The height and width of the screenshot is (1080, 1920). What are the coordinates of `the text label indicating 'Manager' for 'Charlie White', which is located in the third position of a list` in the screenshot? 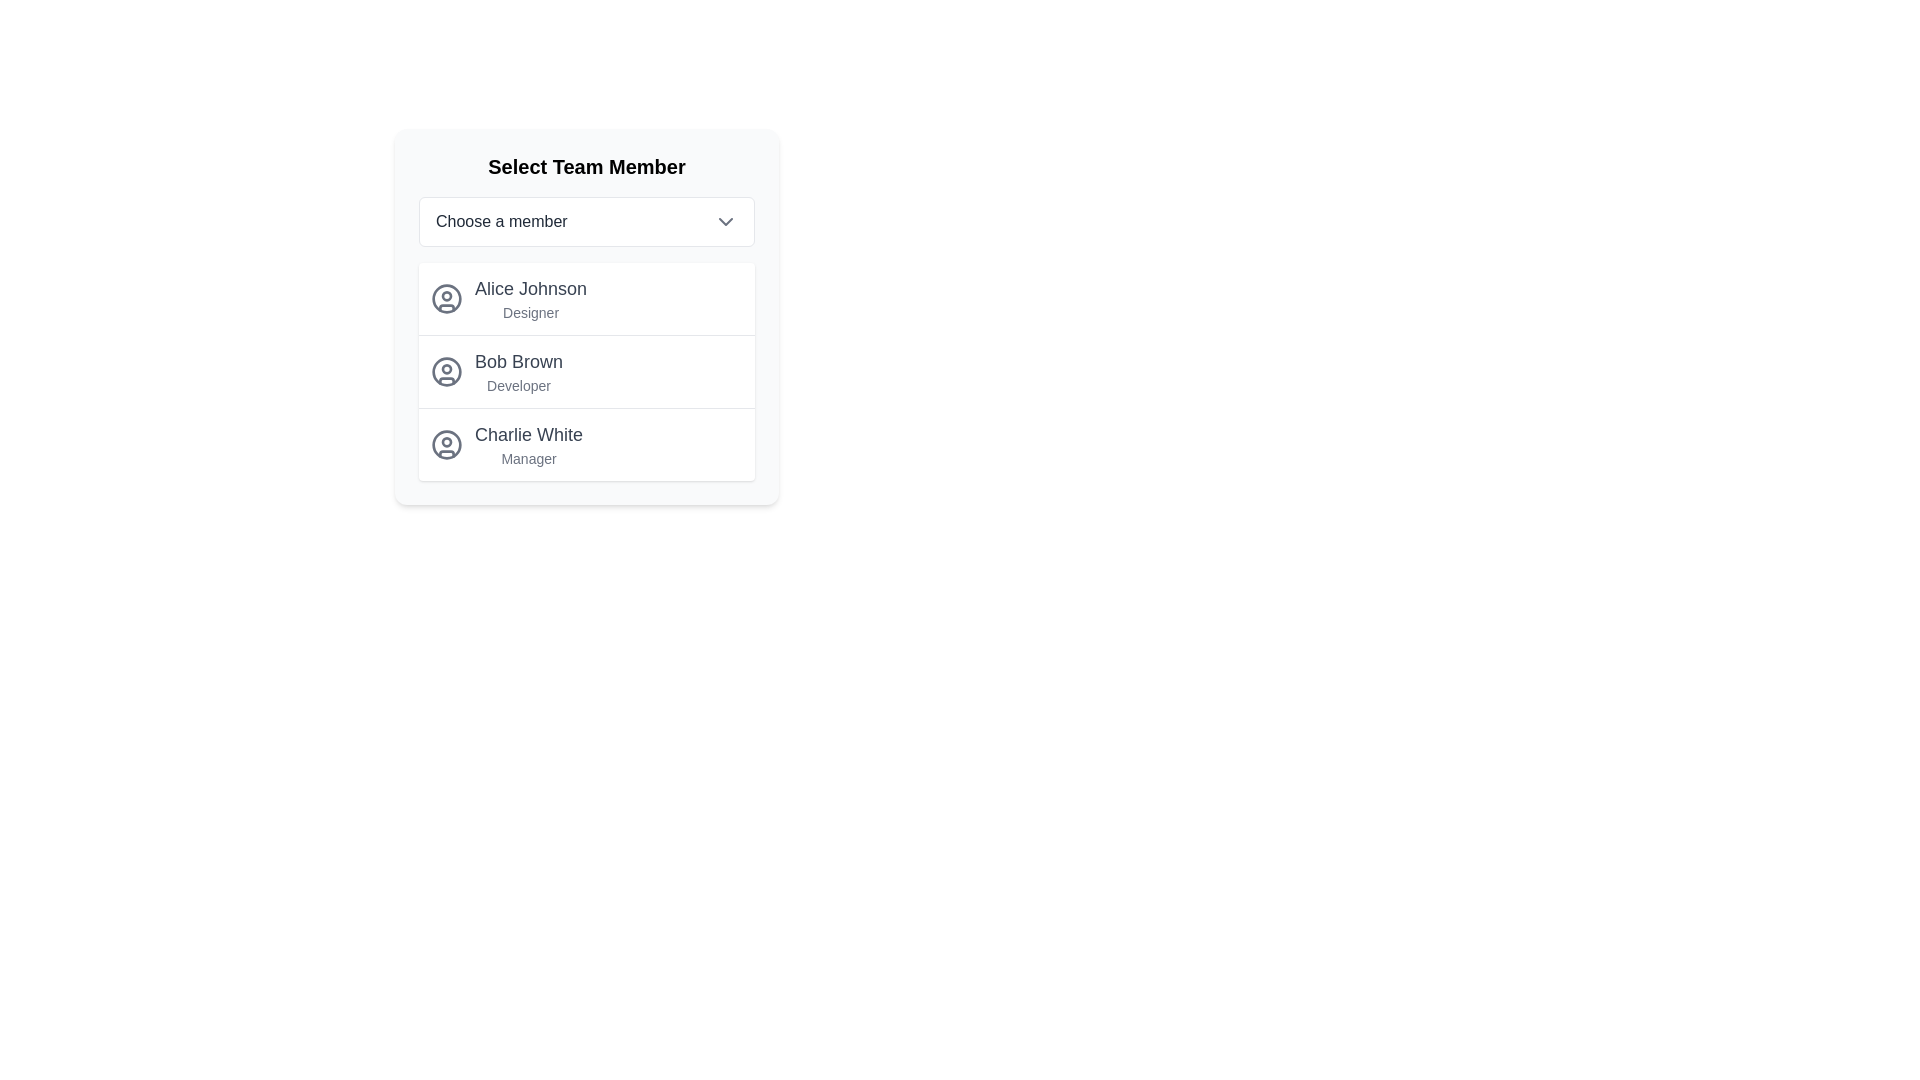 It's located at (528, 459).